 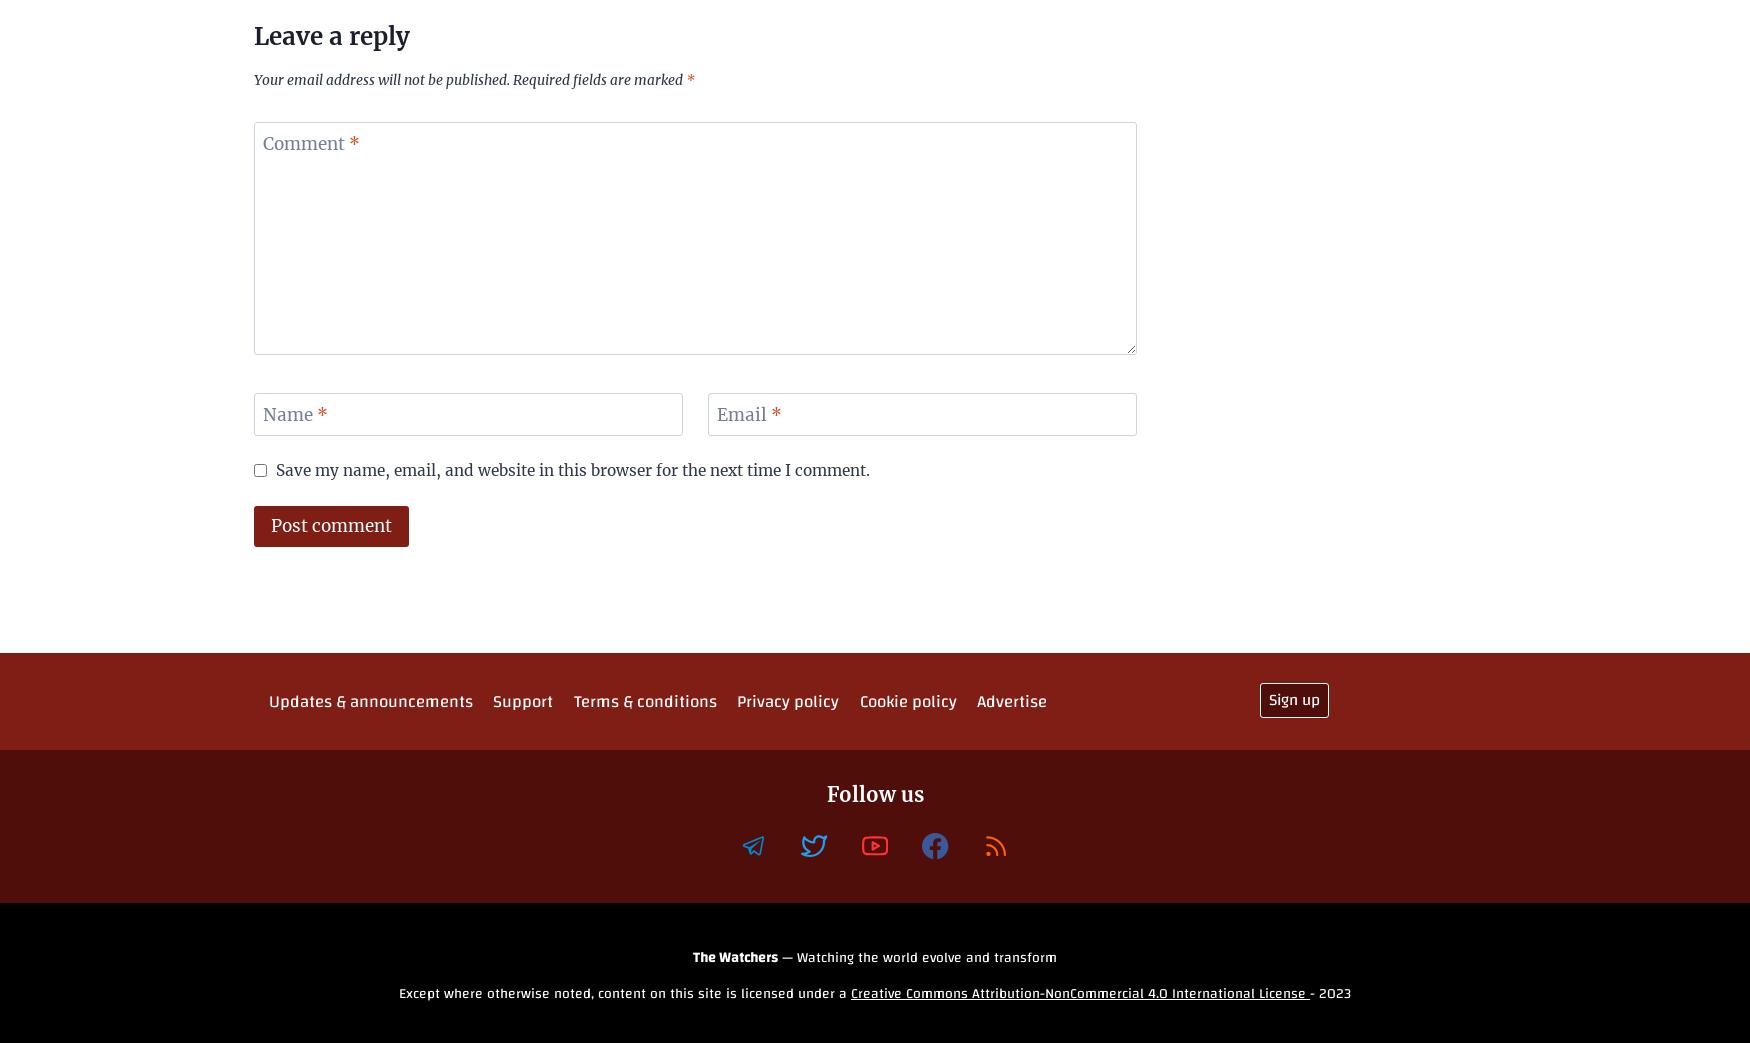 I want to click on 'Leave a reply', so click(x=331, y=35).